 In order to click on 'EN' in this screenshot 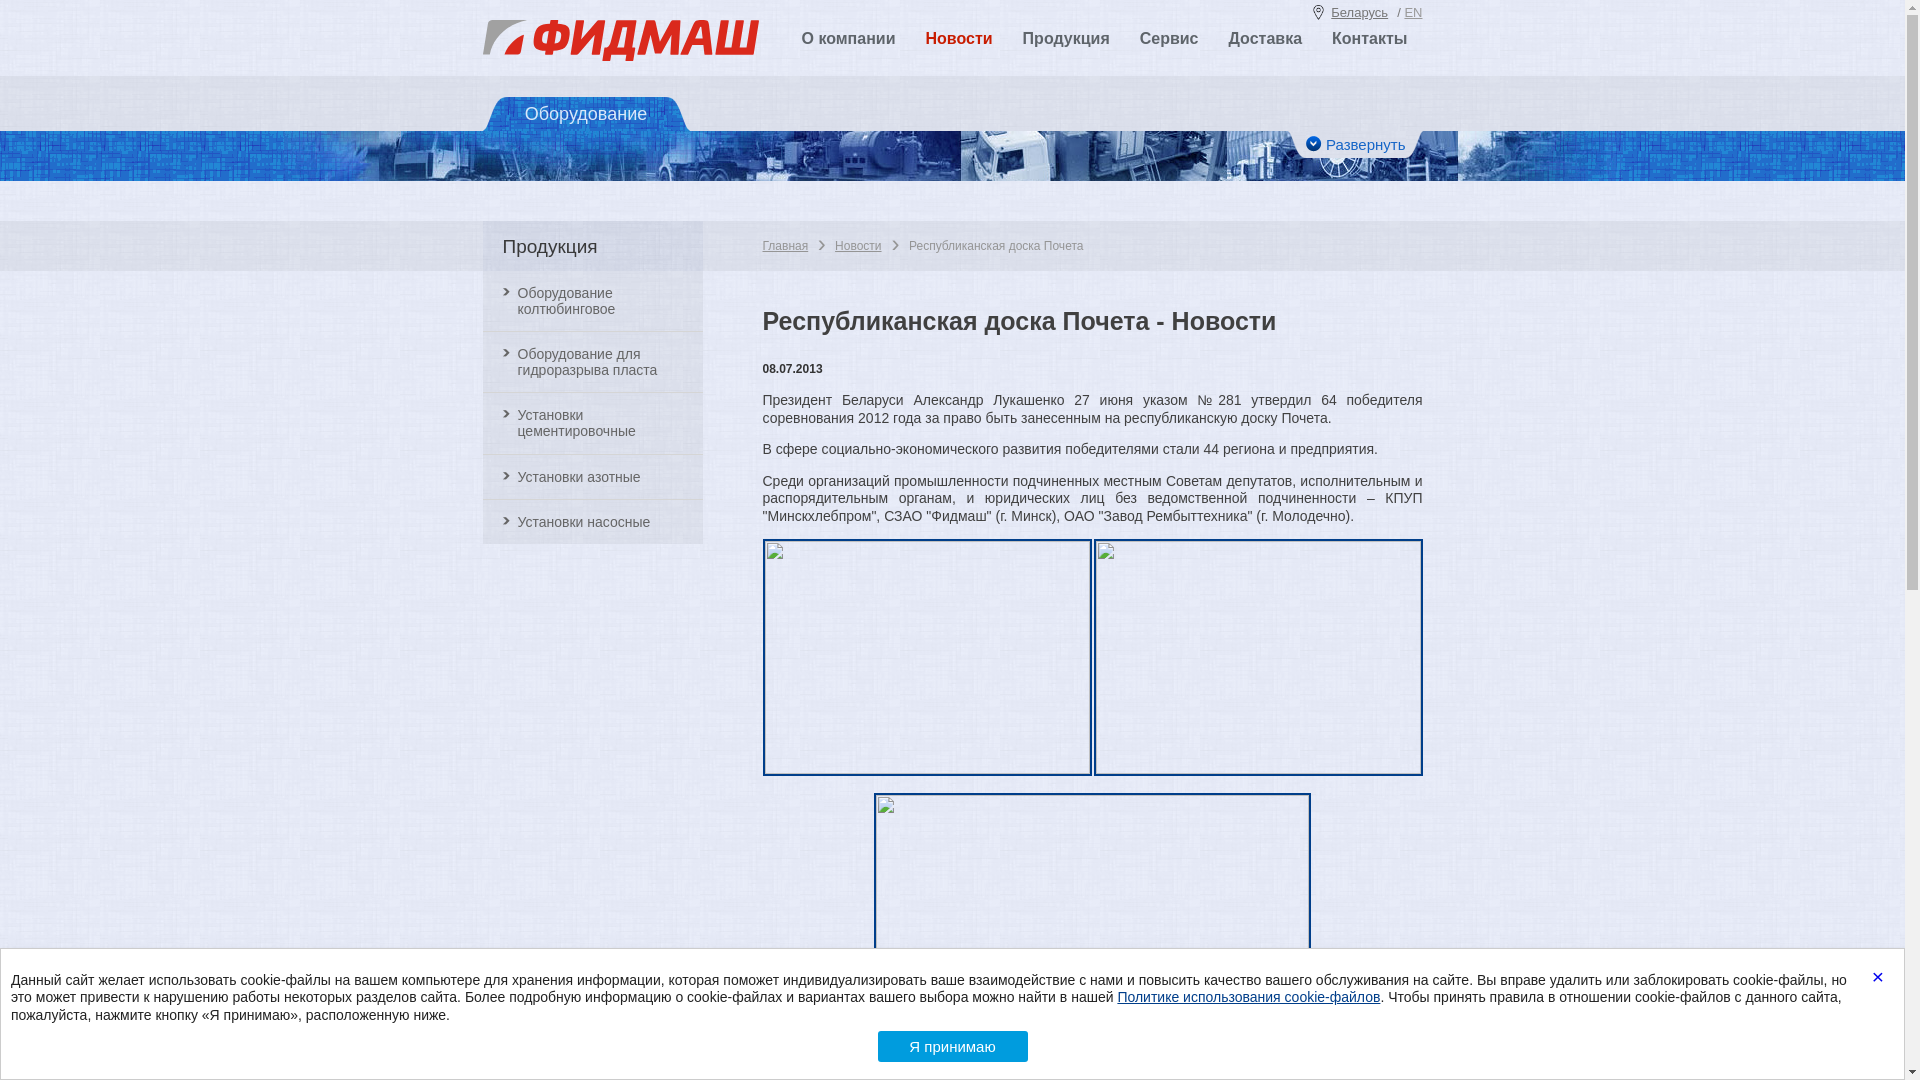, I will do `click(1411, 12)`.